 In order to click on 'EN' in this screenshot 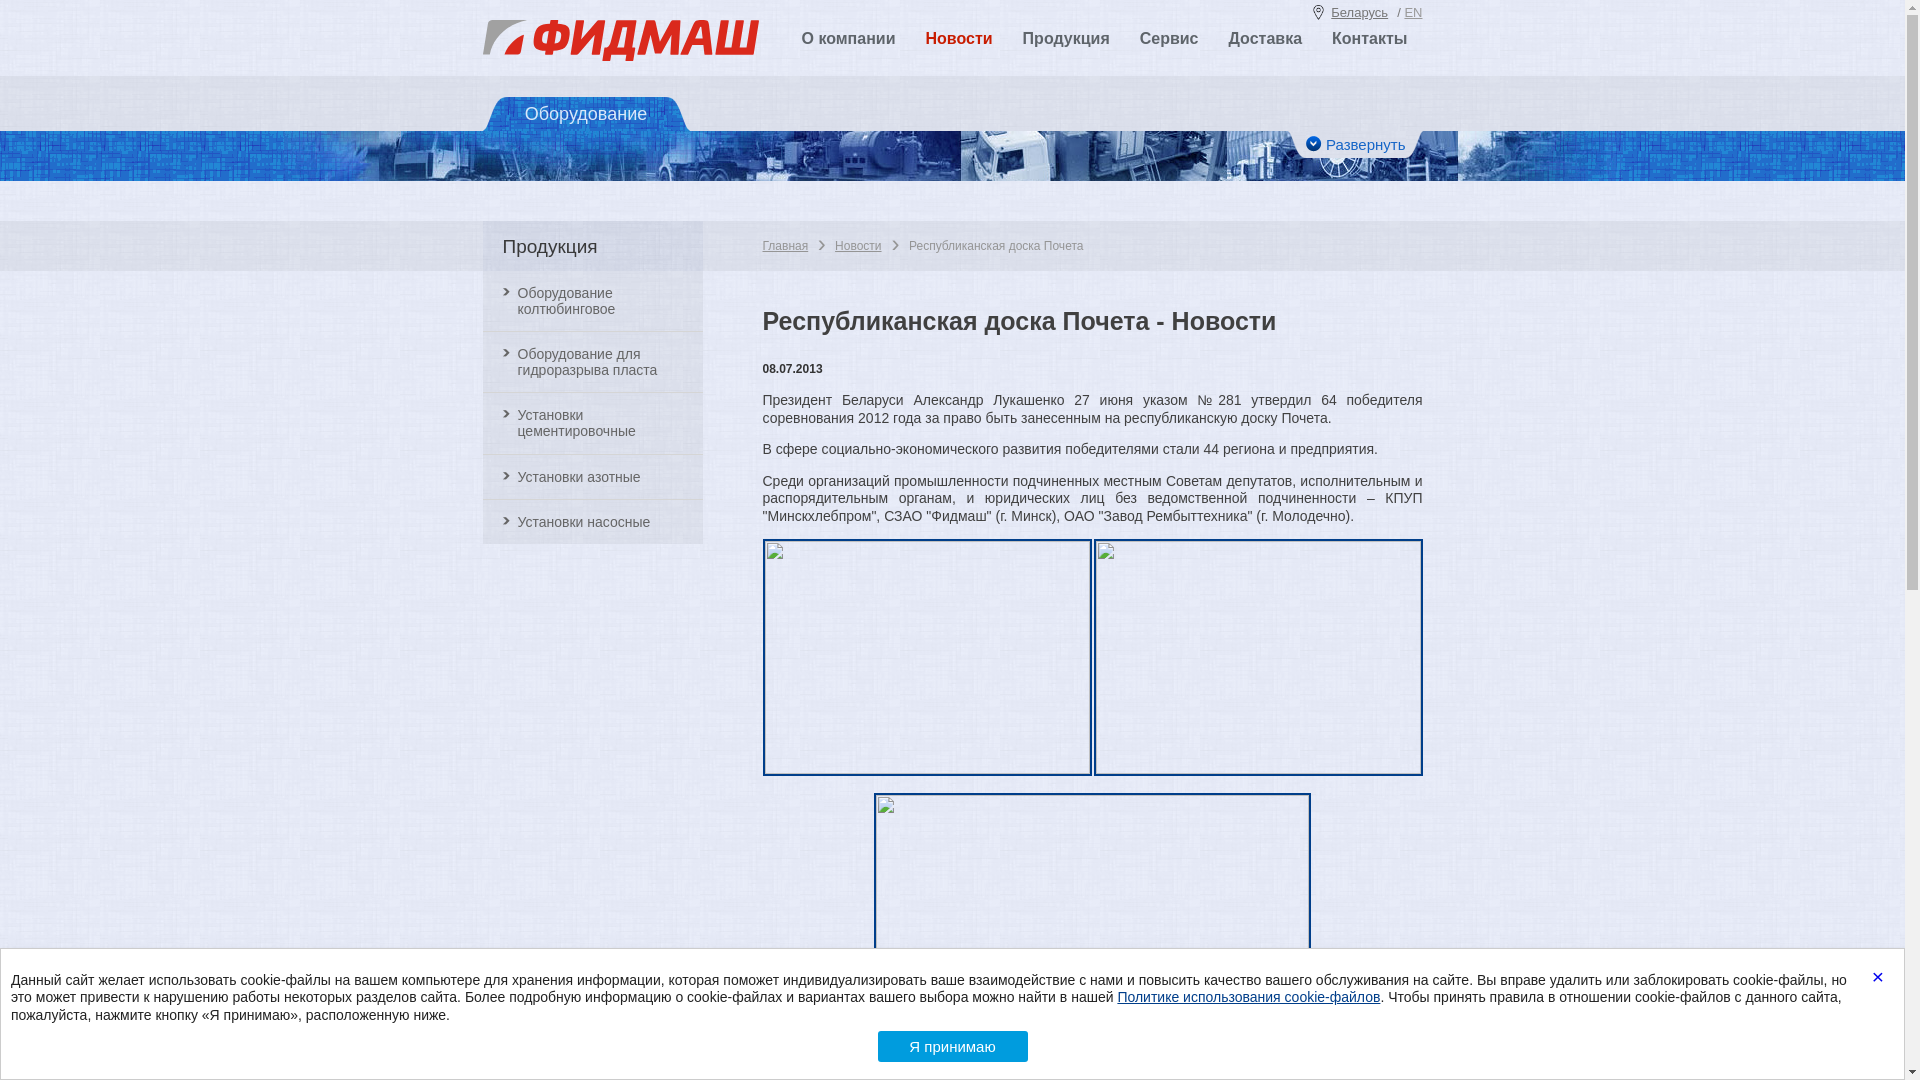, I will do `click(1411, 12)`.